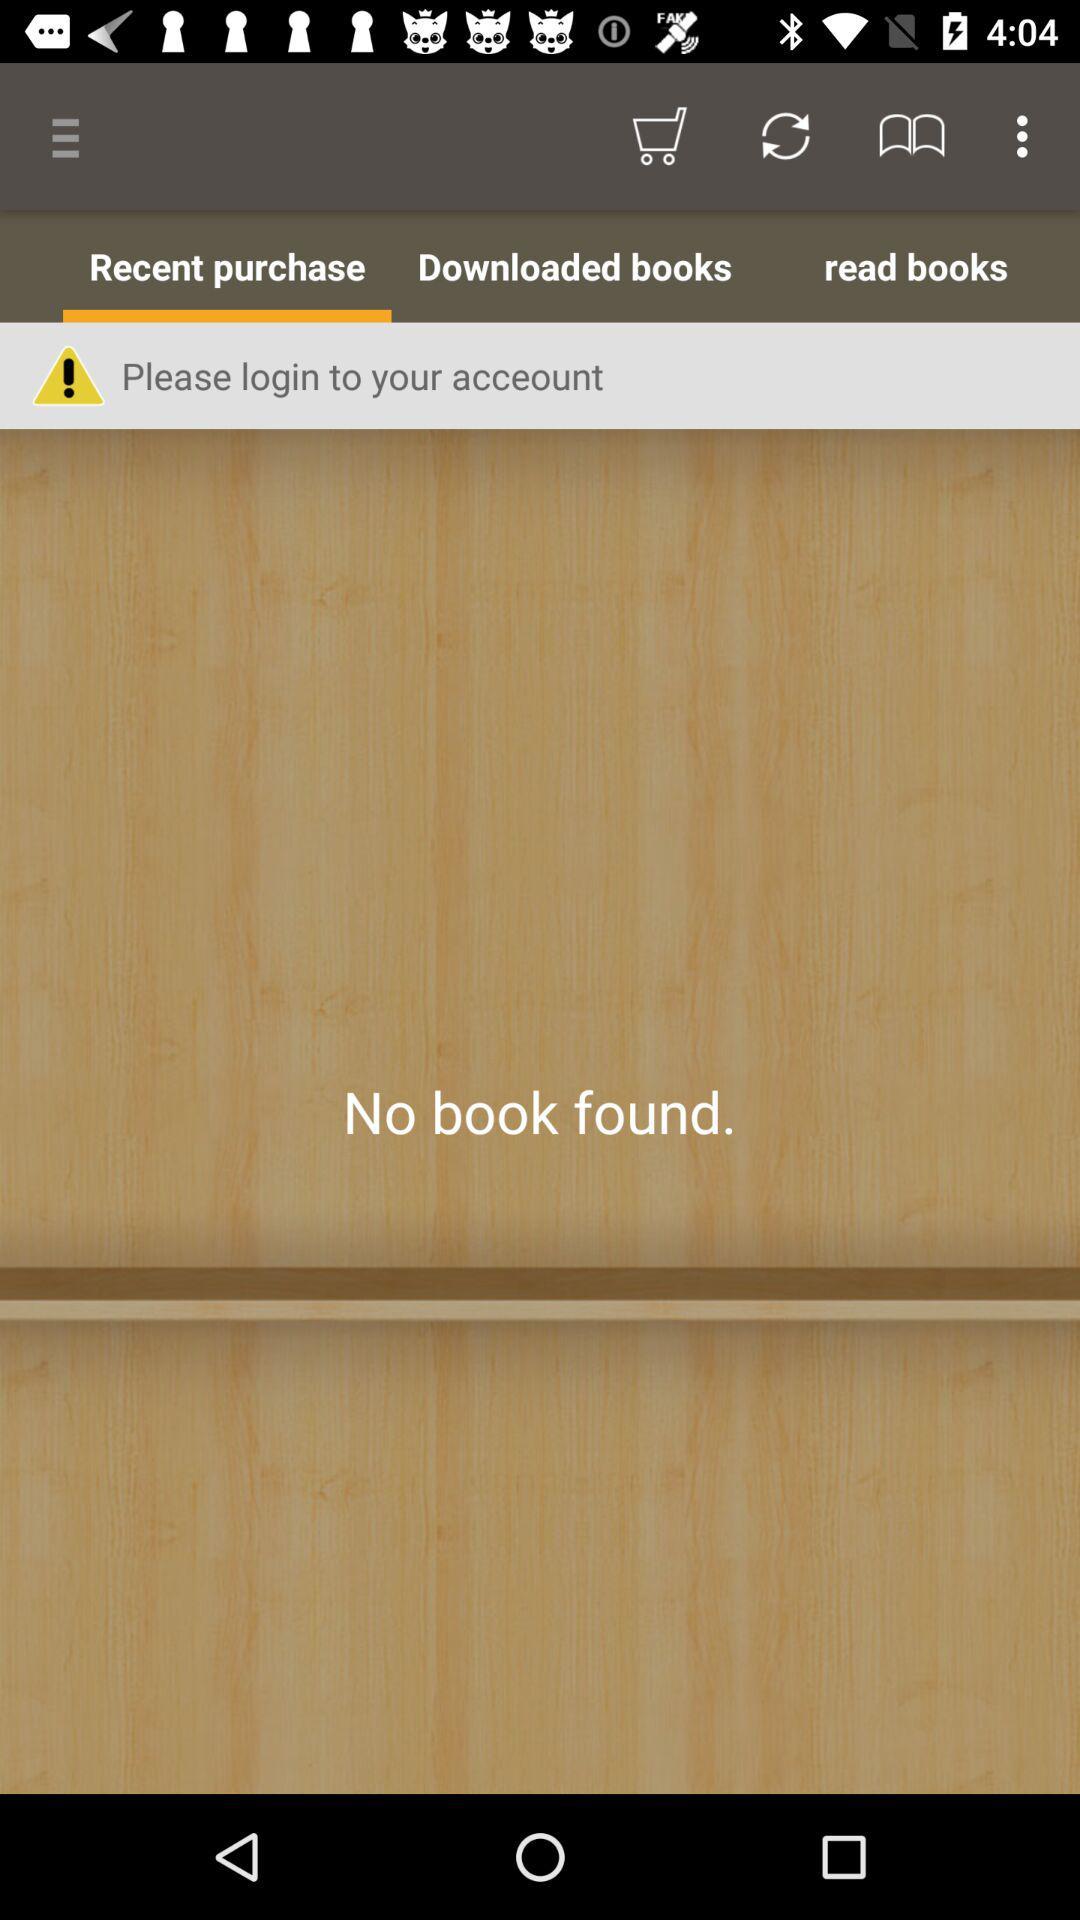 This screenshot has height=1920, width=1080. Describe the element at coordinates (574, 265) in the screenshot. I see `app next to the read books app` at that location.